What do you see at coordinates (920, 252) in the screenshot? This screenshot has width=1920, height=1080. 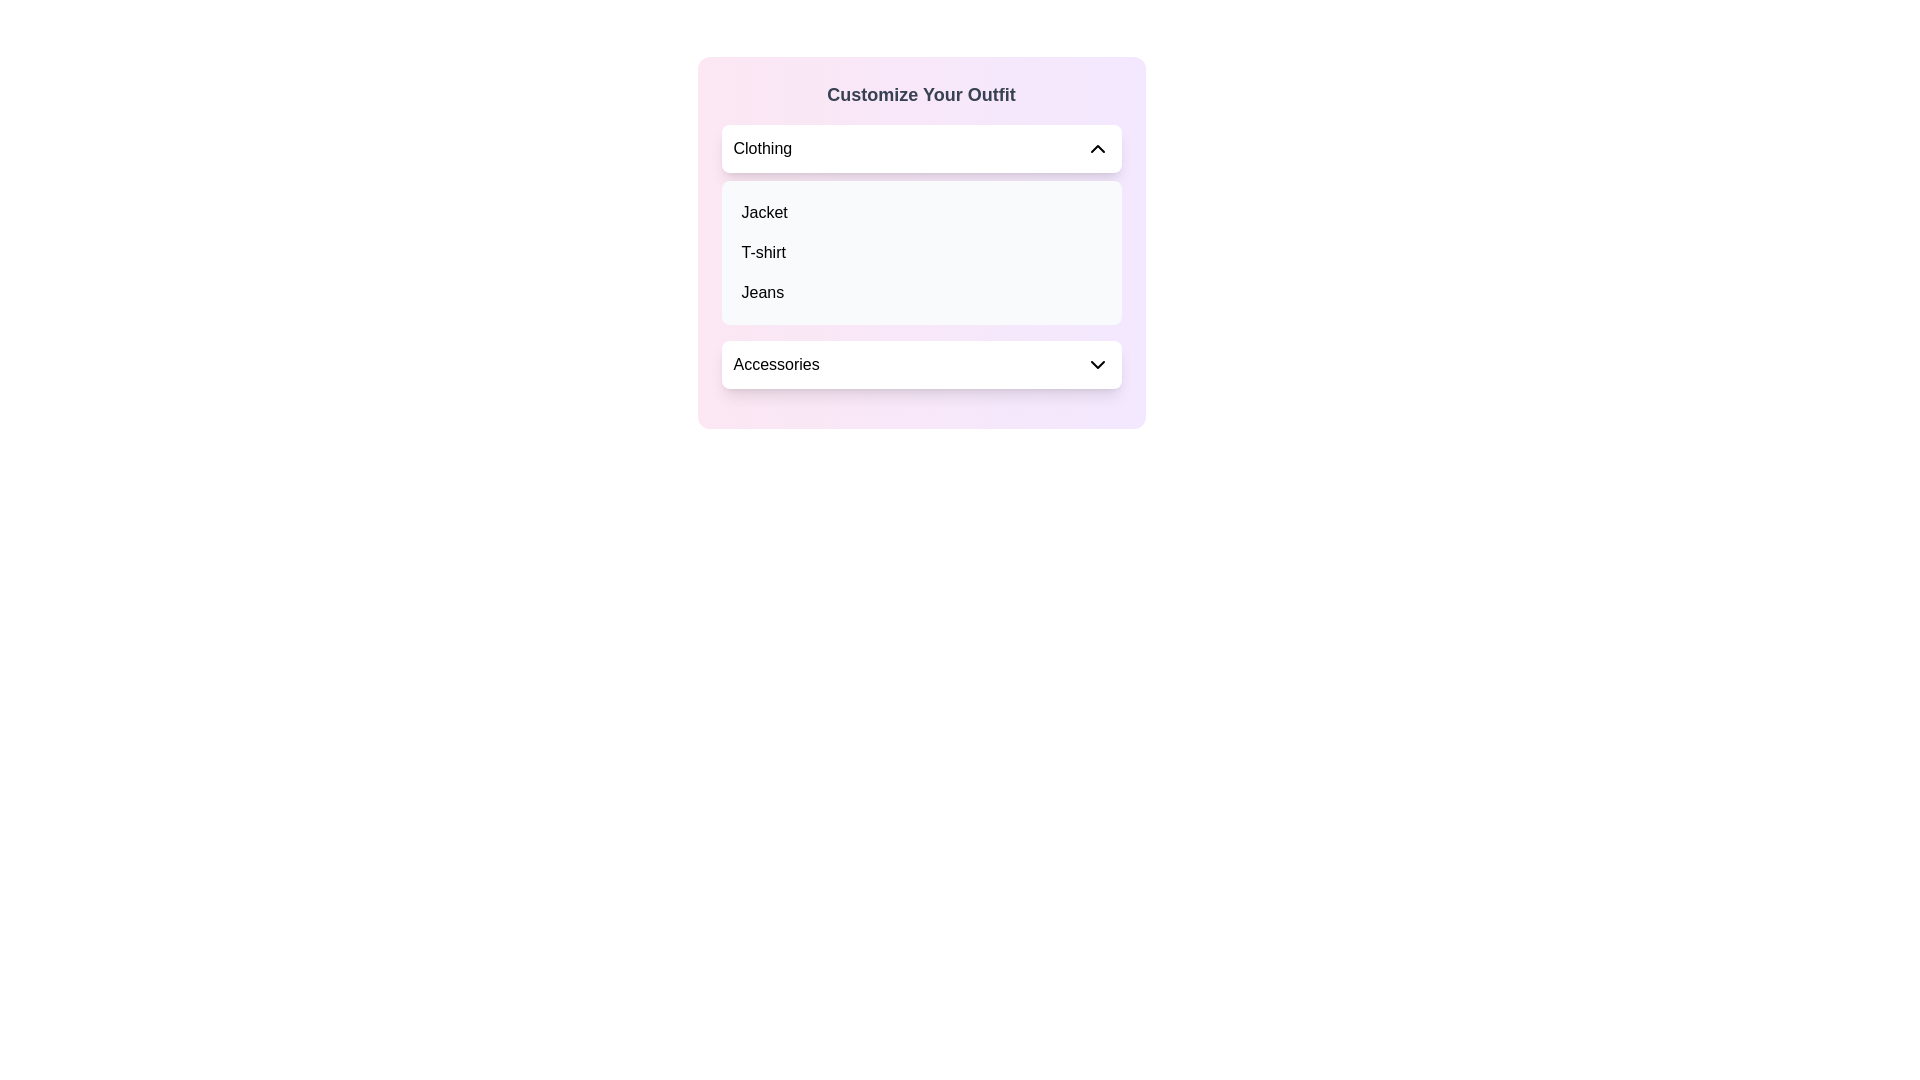 I see `on the 'T-shirt' Interactive List Item in the 'Customize Your Outfit' menu` at bounding box center [920, 252].